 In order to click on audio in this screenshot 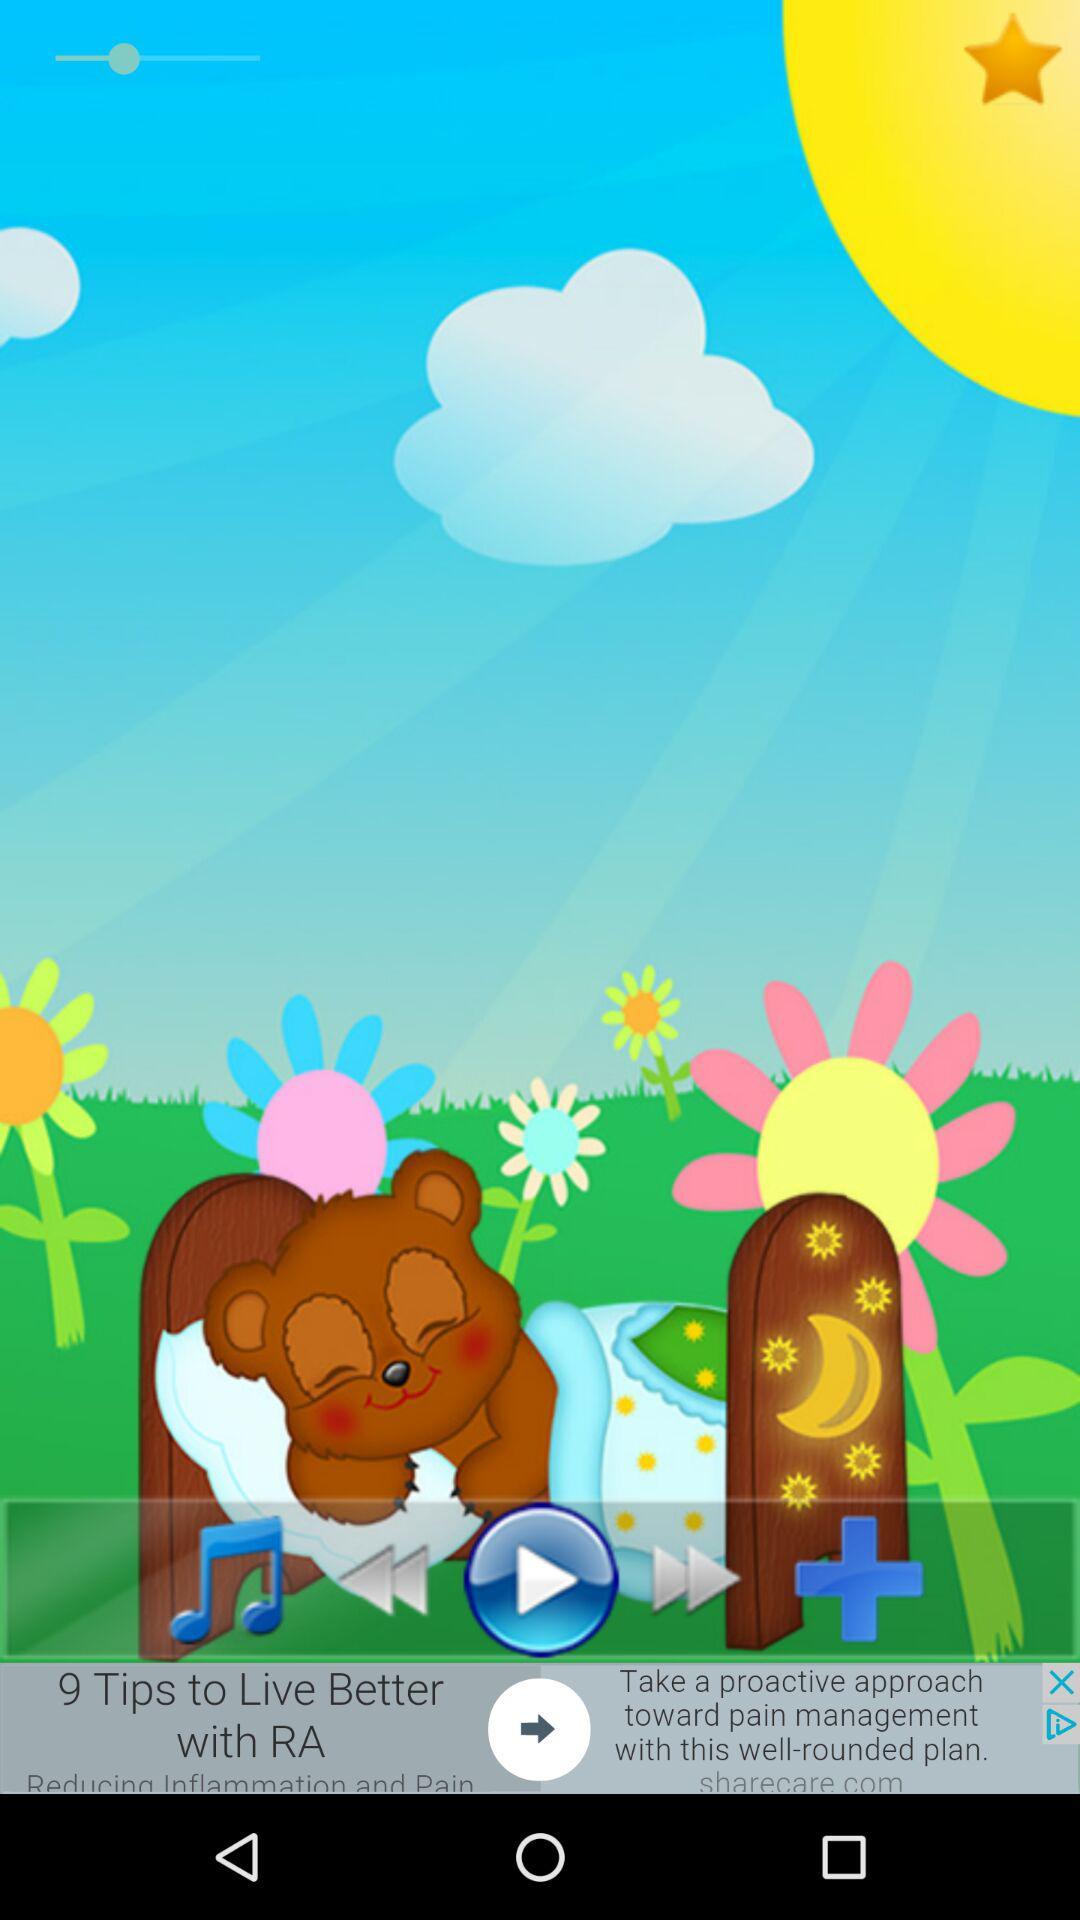, I will do `click(540, 1577)`.